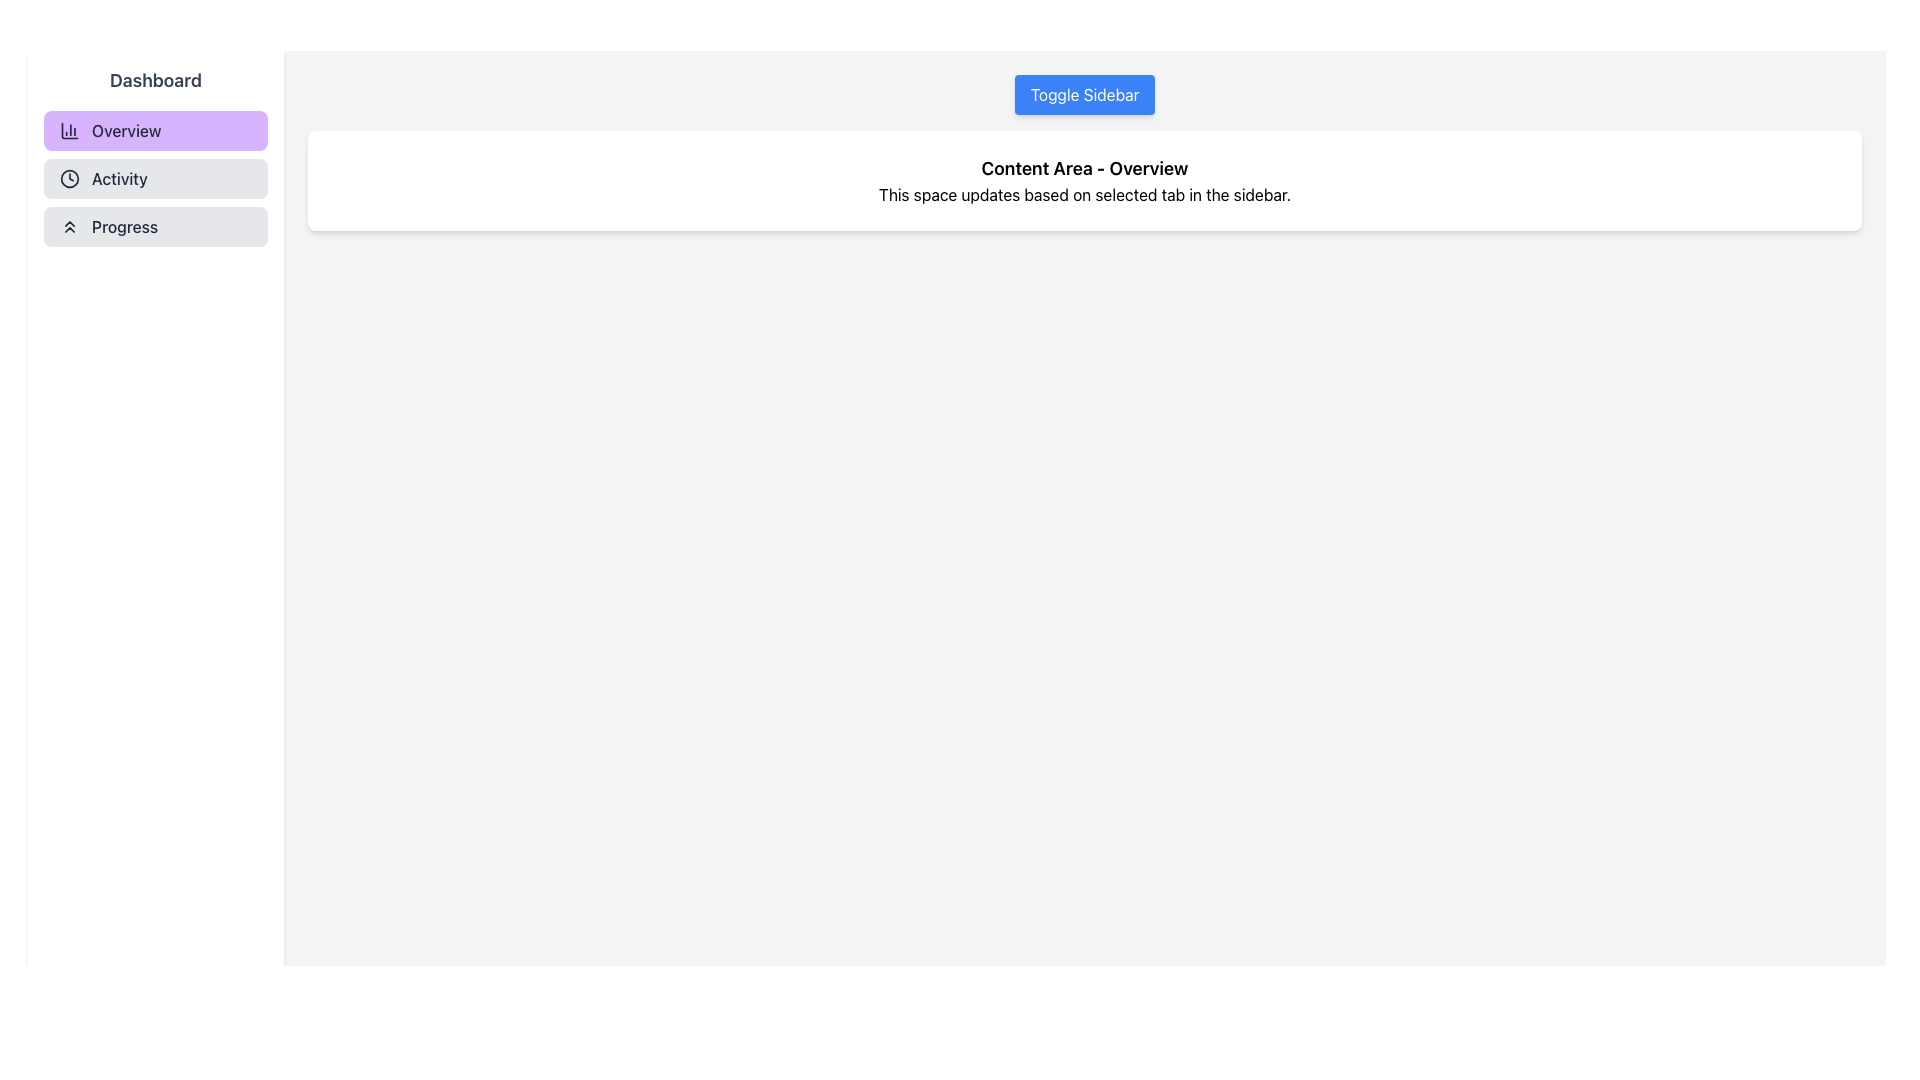  I want to click on the 'Progress' text label in the sidebar navigation, which is the third option under the 'Dashboard' heading, positioned to the right of an upward double-arrow icon, so click(123, 226).